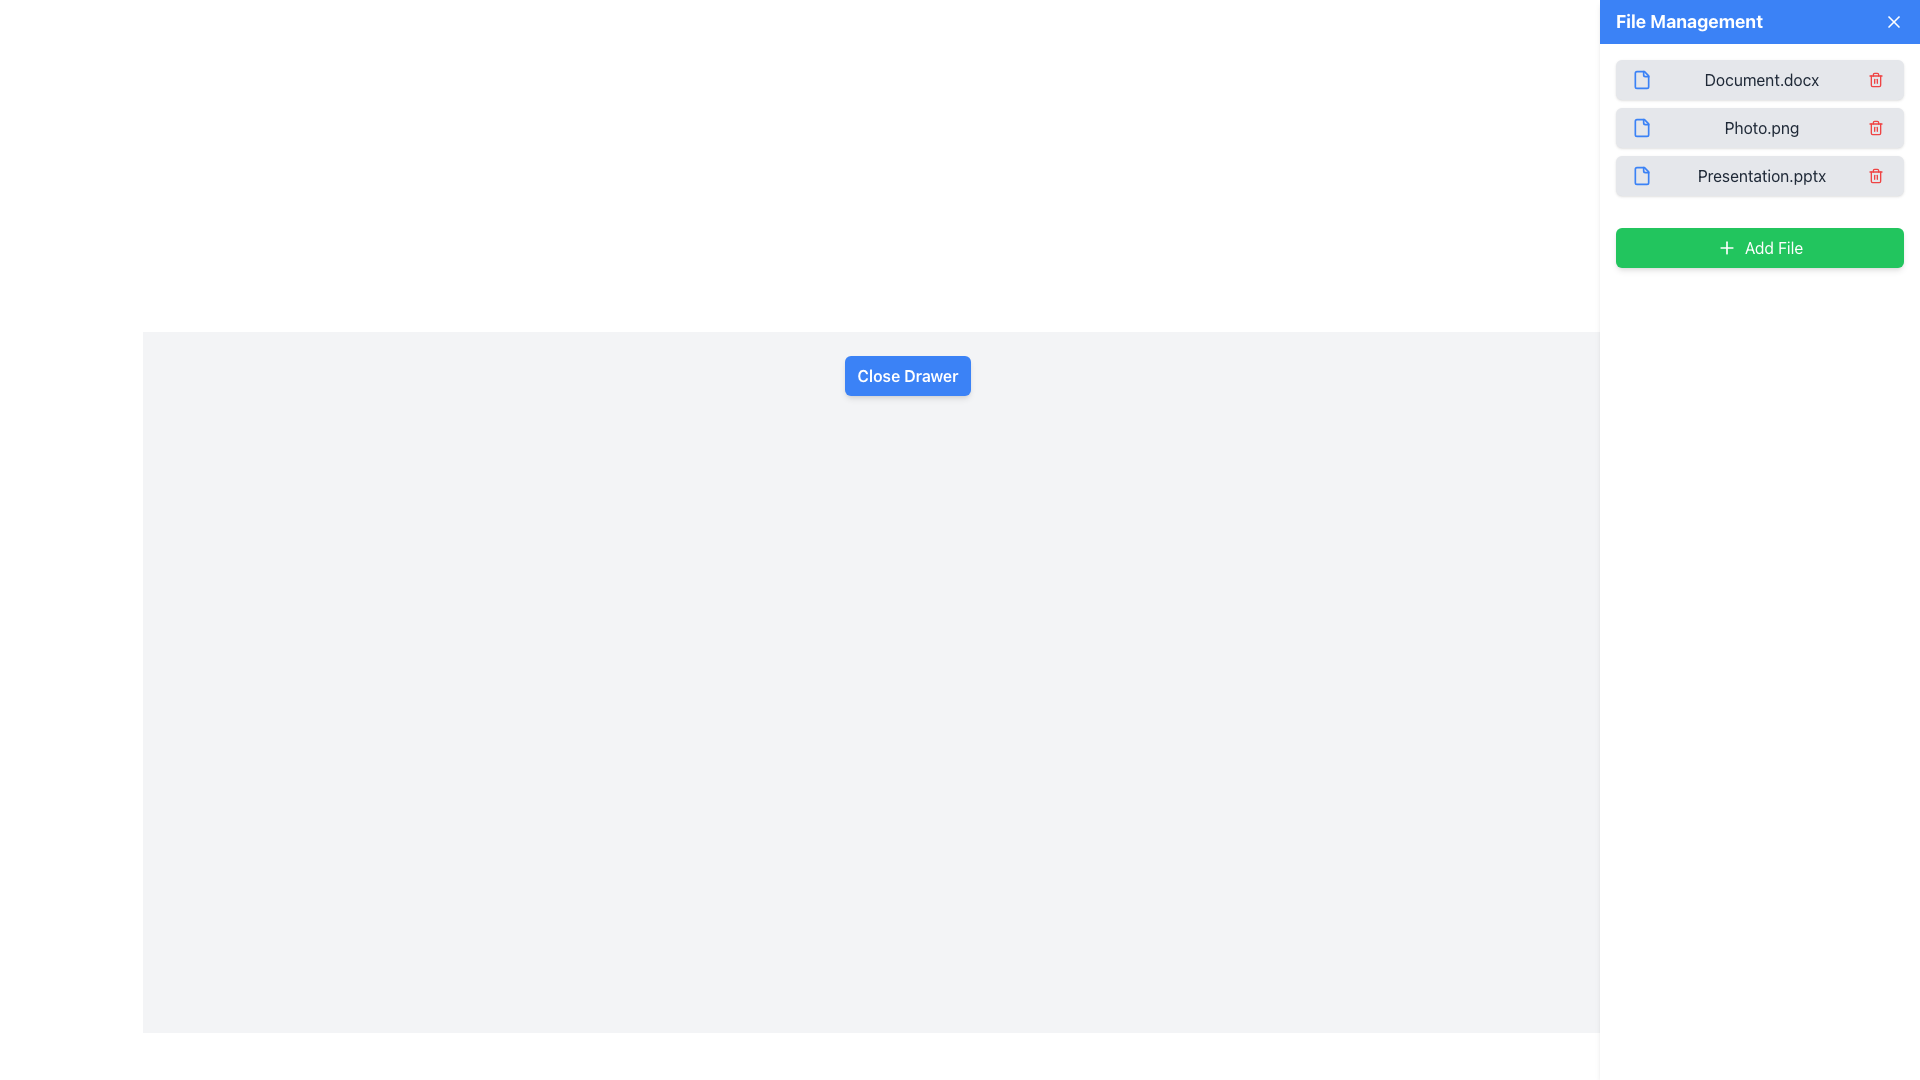 This screenshot has height=1080, width=1920. What do you see at coordinates (1760, 246) in the screenshot?
I see `the primary action button located at the bottom of the 'File Management' panel` at bounding box center [1760, 246].